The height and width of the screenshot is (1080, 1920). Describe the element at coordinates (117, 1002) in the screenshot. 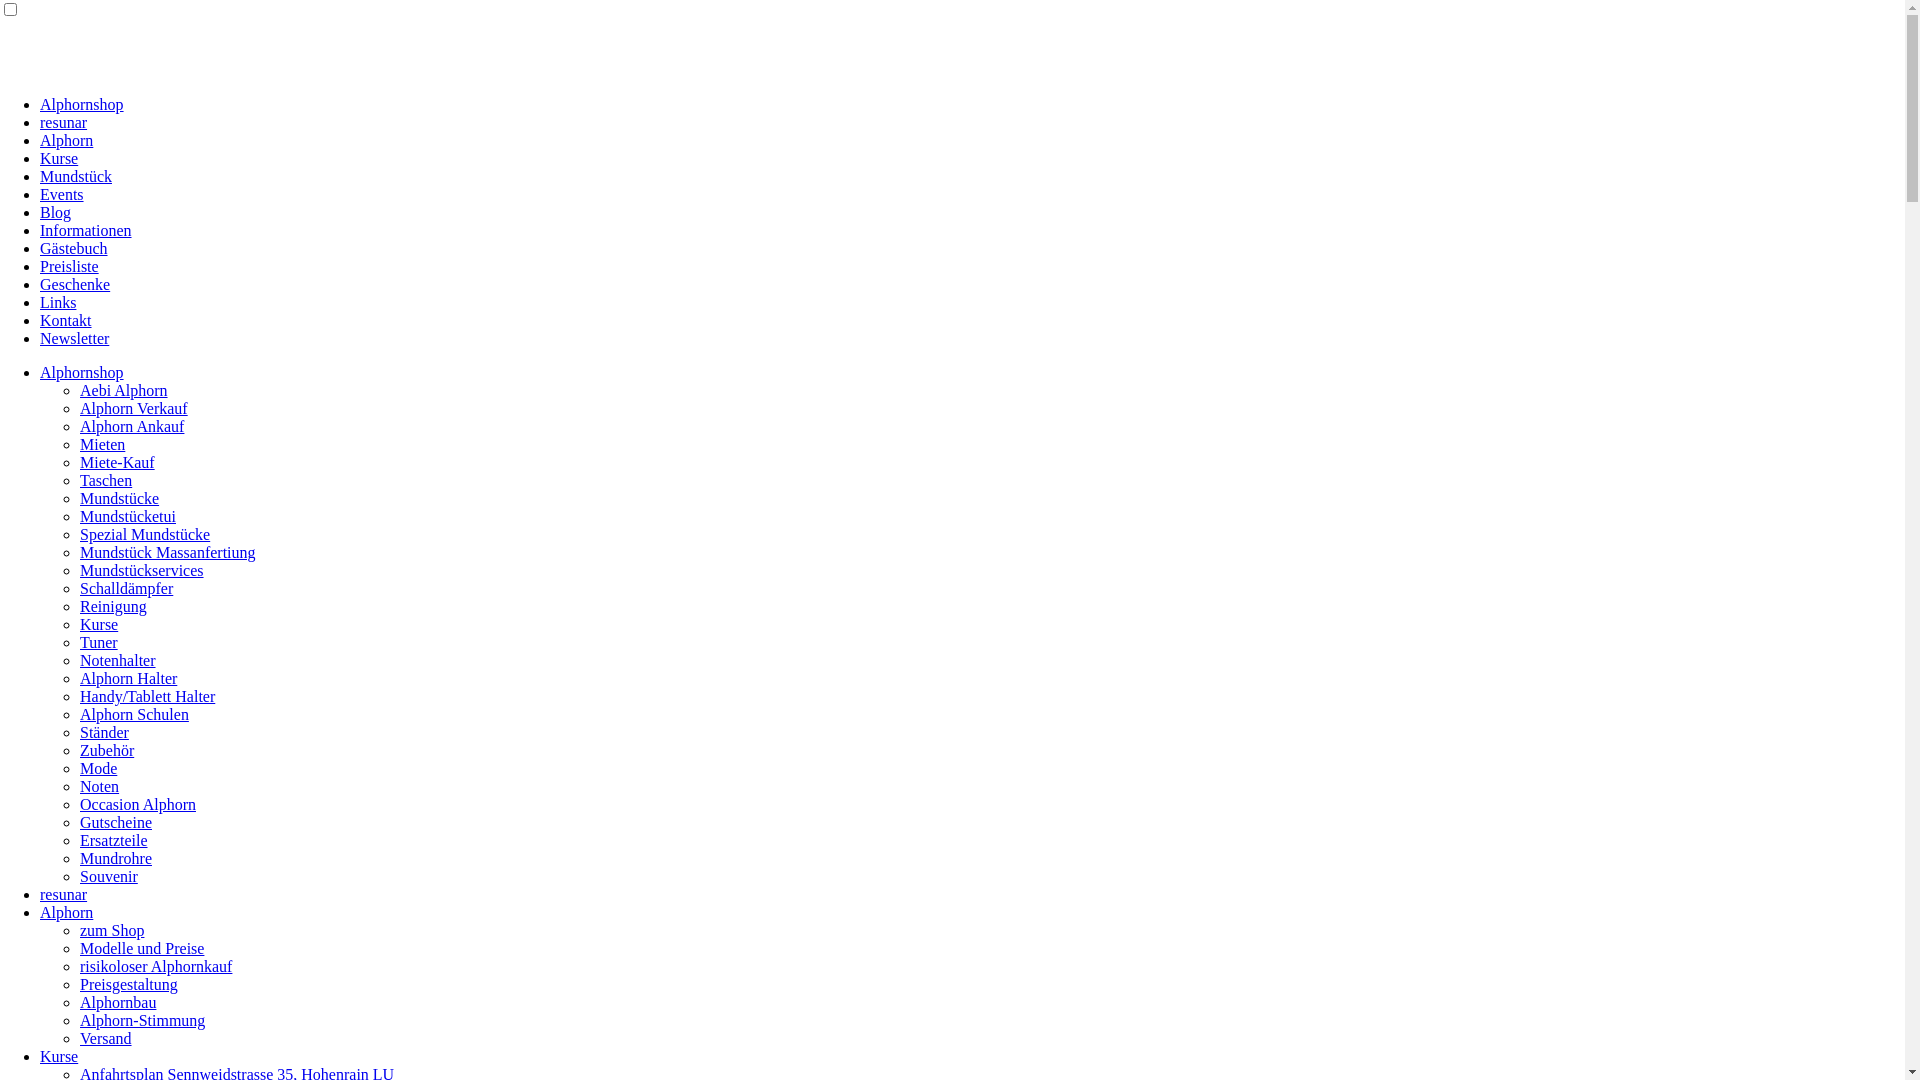

I see `'Alphornbau'` at that location.